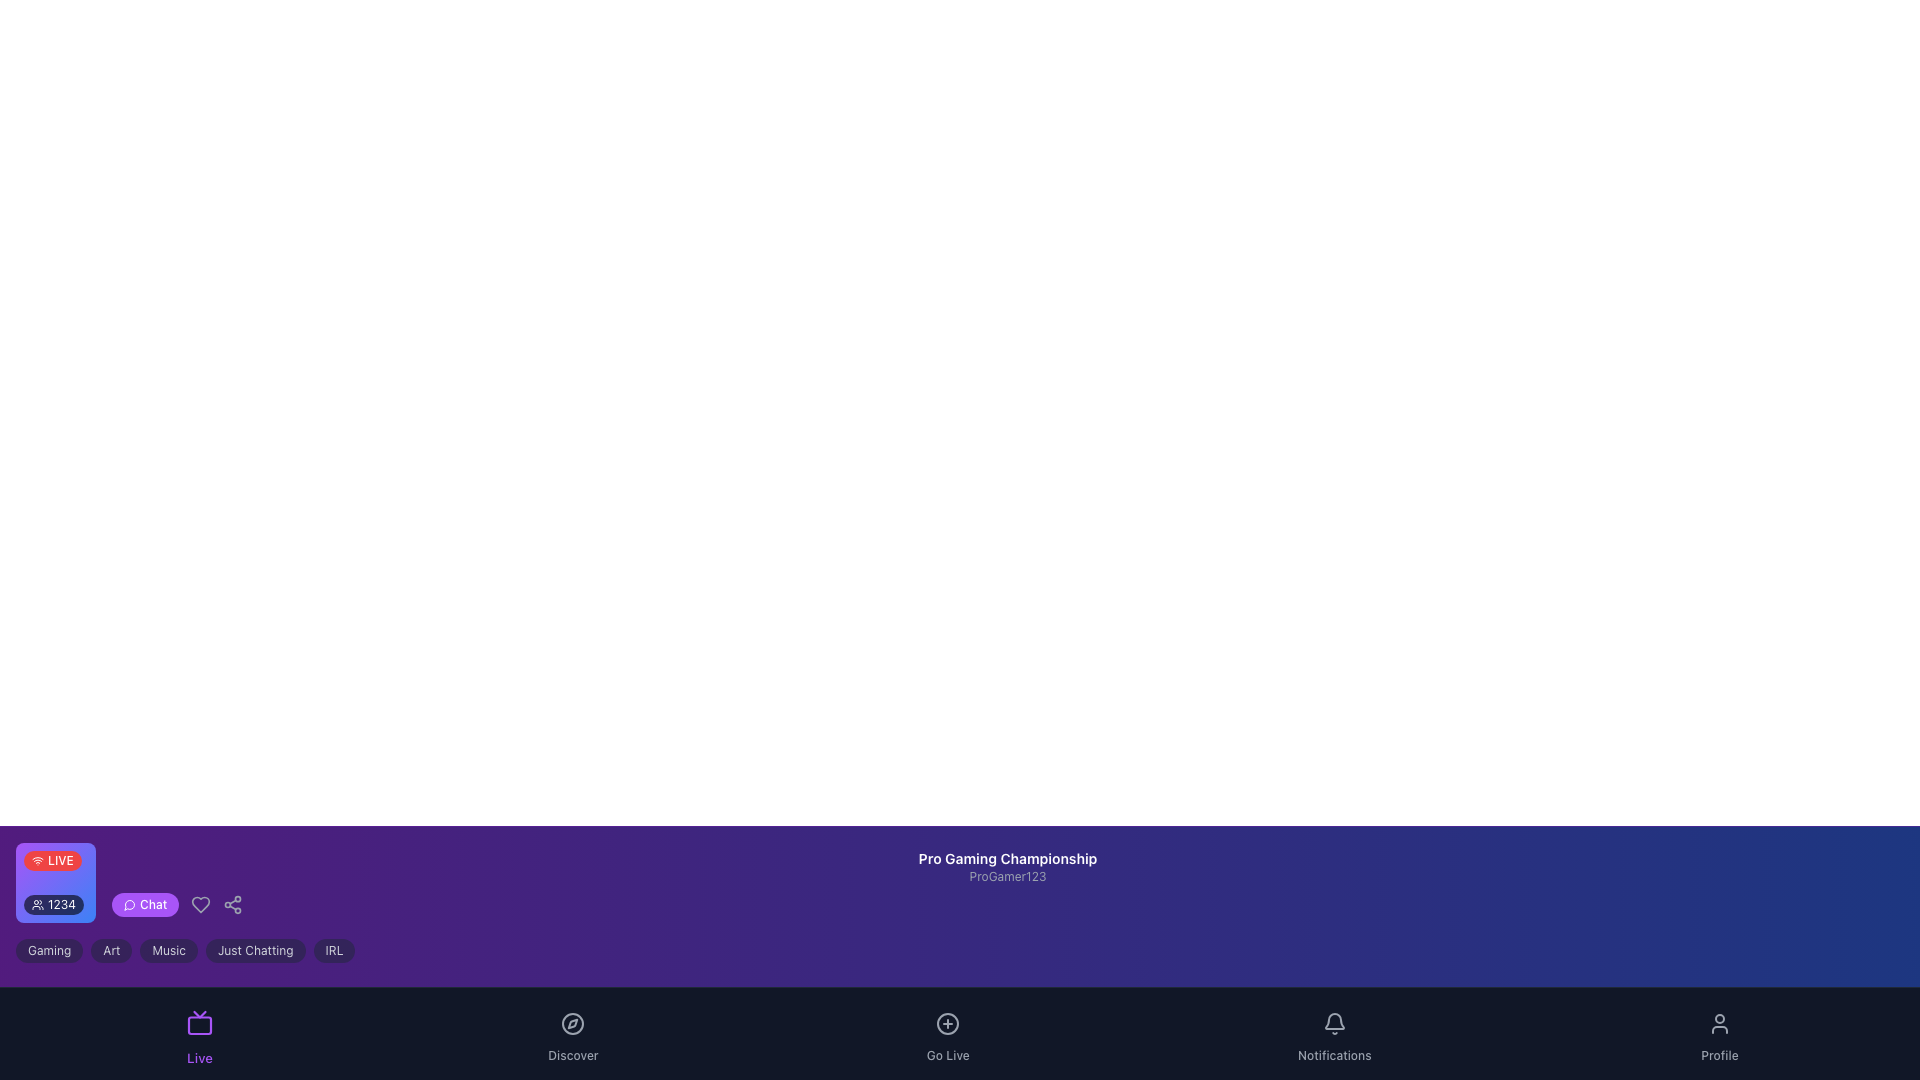 This screenshot has height=1080, width=1920. What do you see at coordinates (572, 1023) in the screenshot?
I see `the gray compass-like icon with a circular outline and a central star shape located in the center bottom navigation section of the interface, which is the second icon from the left under the 'Discover' label, to trigger the tooltip or visual response` at bounding box center [572, 1023].